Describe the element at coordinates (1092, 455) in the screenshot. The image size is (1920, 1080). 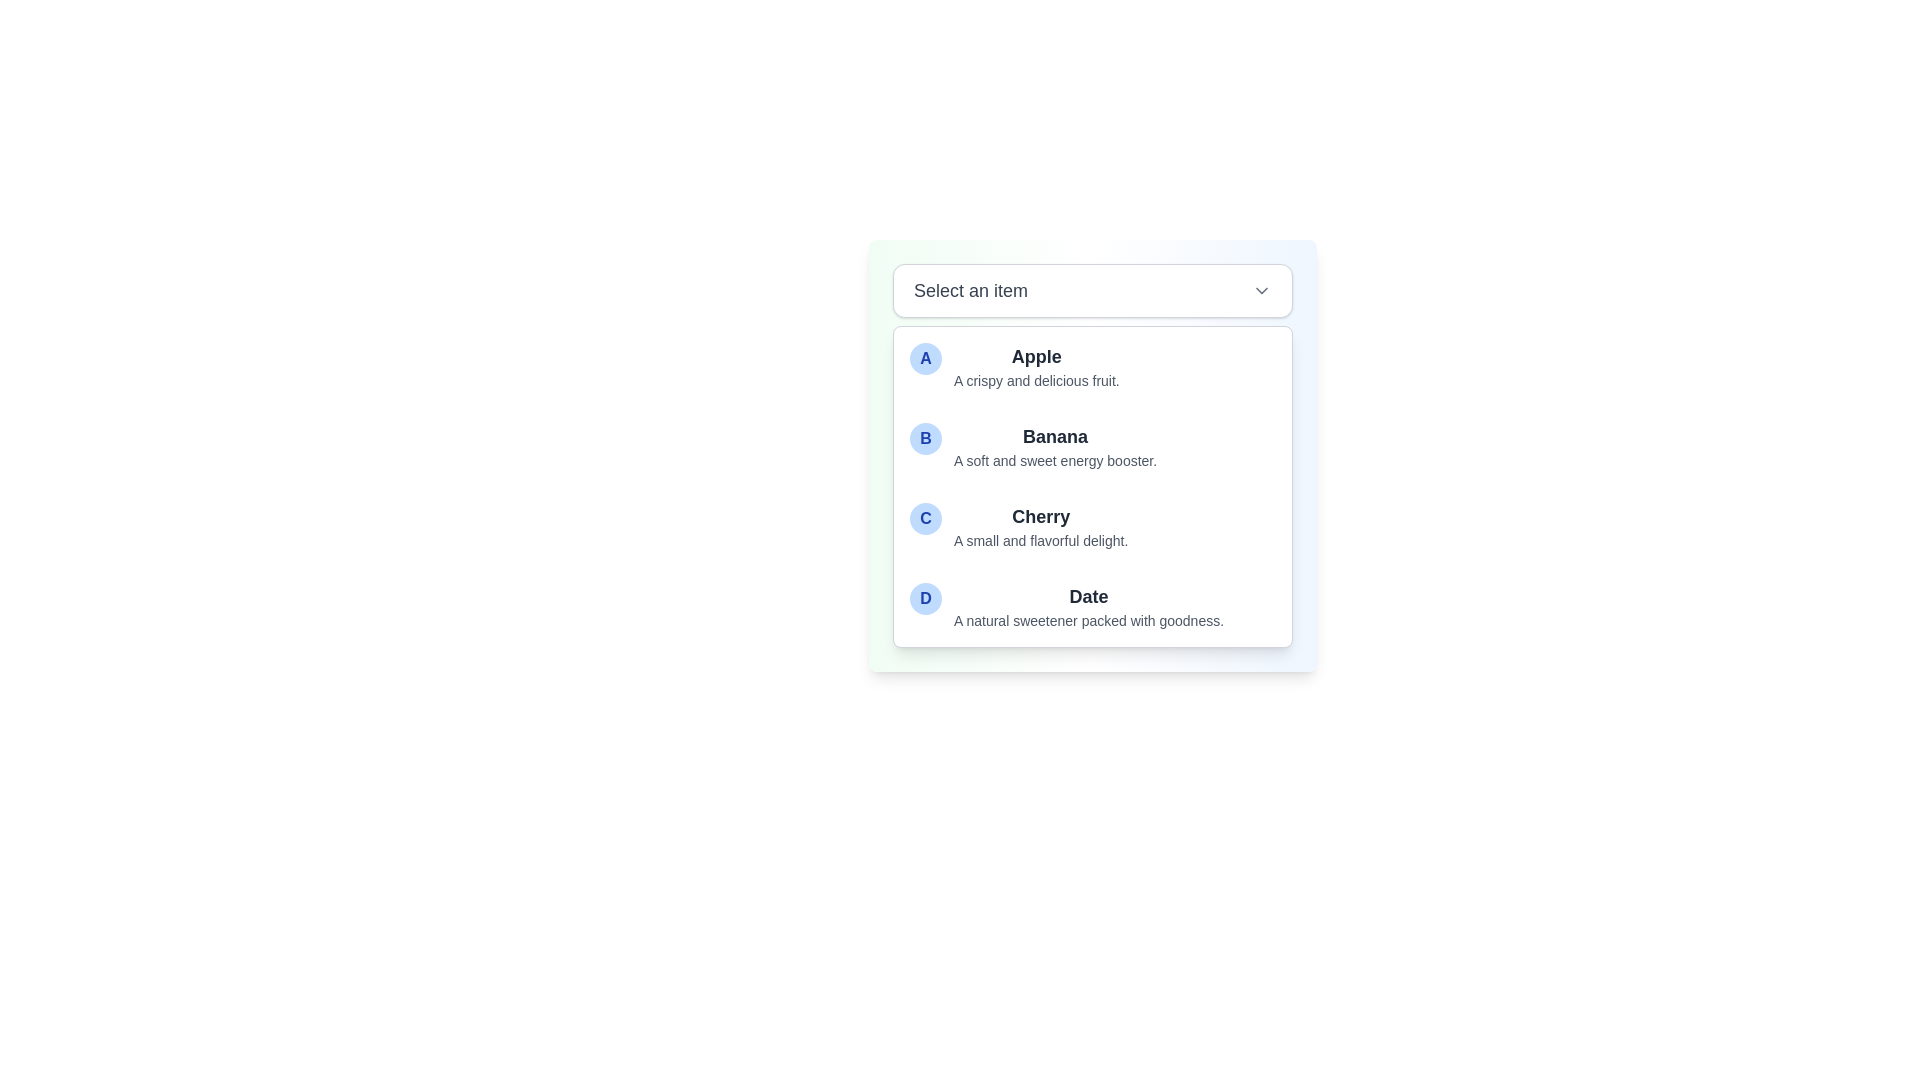
I see `the 'Banana' option in the dropdown list` at that location.